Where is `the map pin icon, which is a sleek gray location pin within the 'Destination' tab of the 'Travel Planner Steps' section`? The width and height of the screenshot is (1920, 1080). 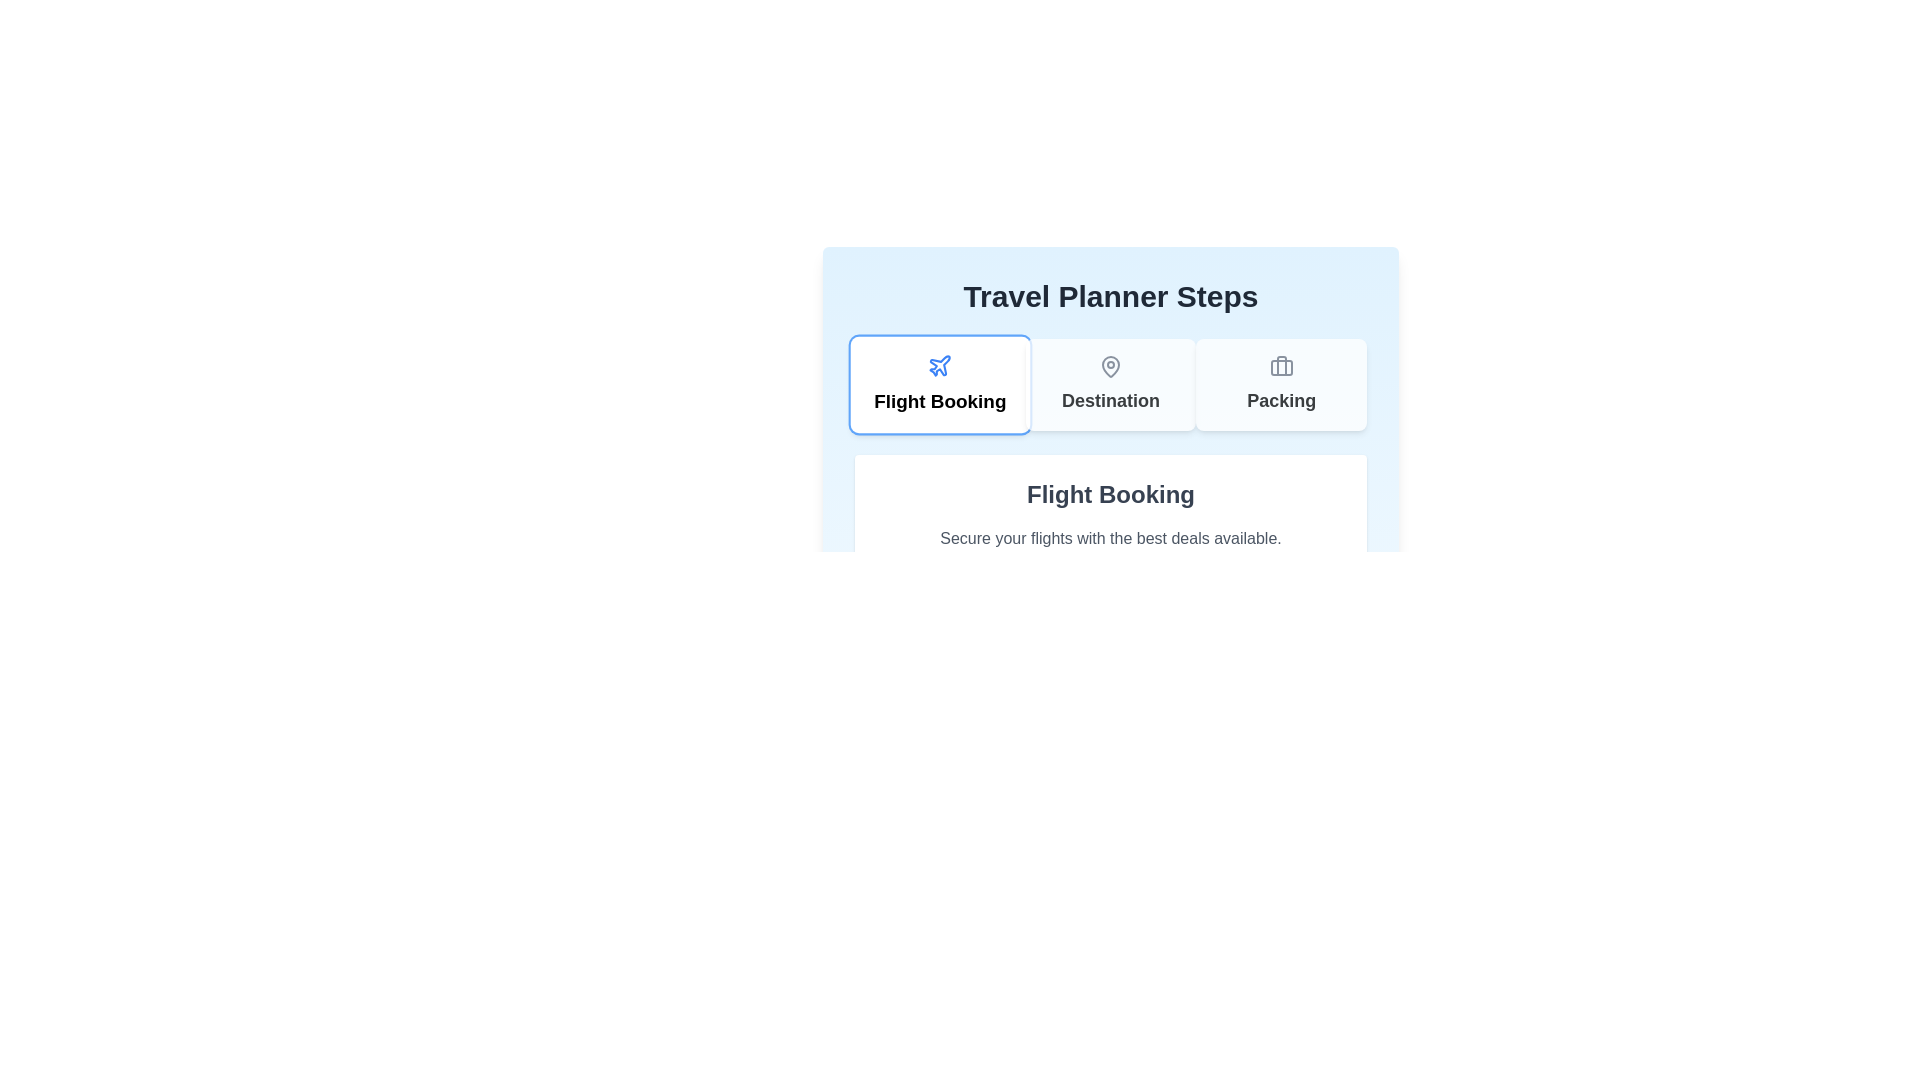
the map pin icon, which is a sleek gray location pin within the 'Destination' tab of the 'Travel Planner Steps' section is located at coordinates (1109, 366).